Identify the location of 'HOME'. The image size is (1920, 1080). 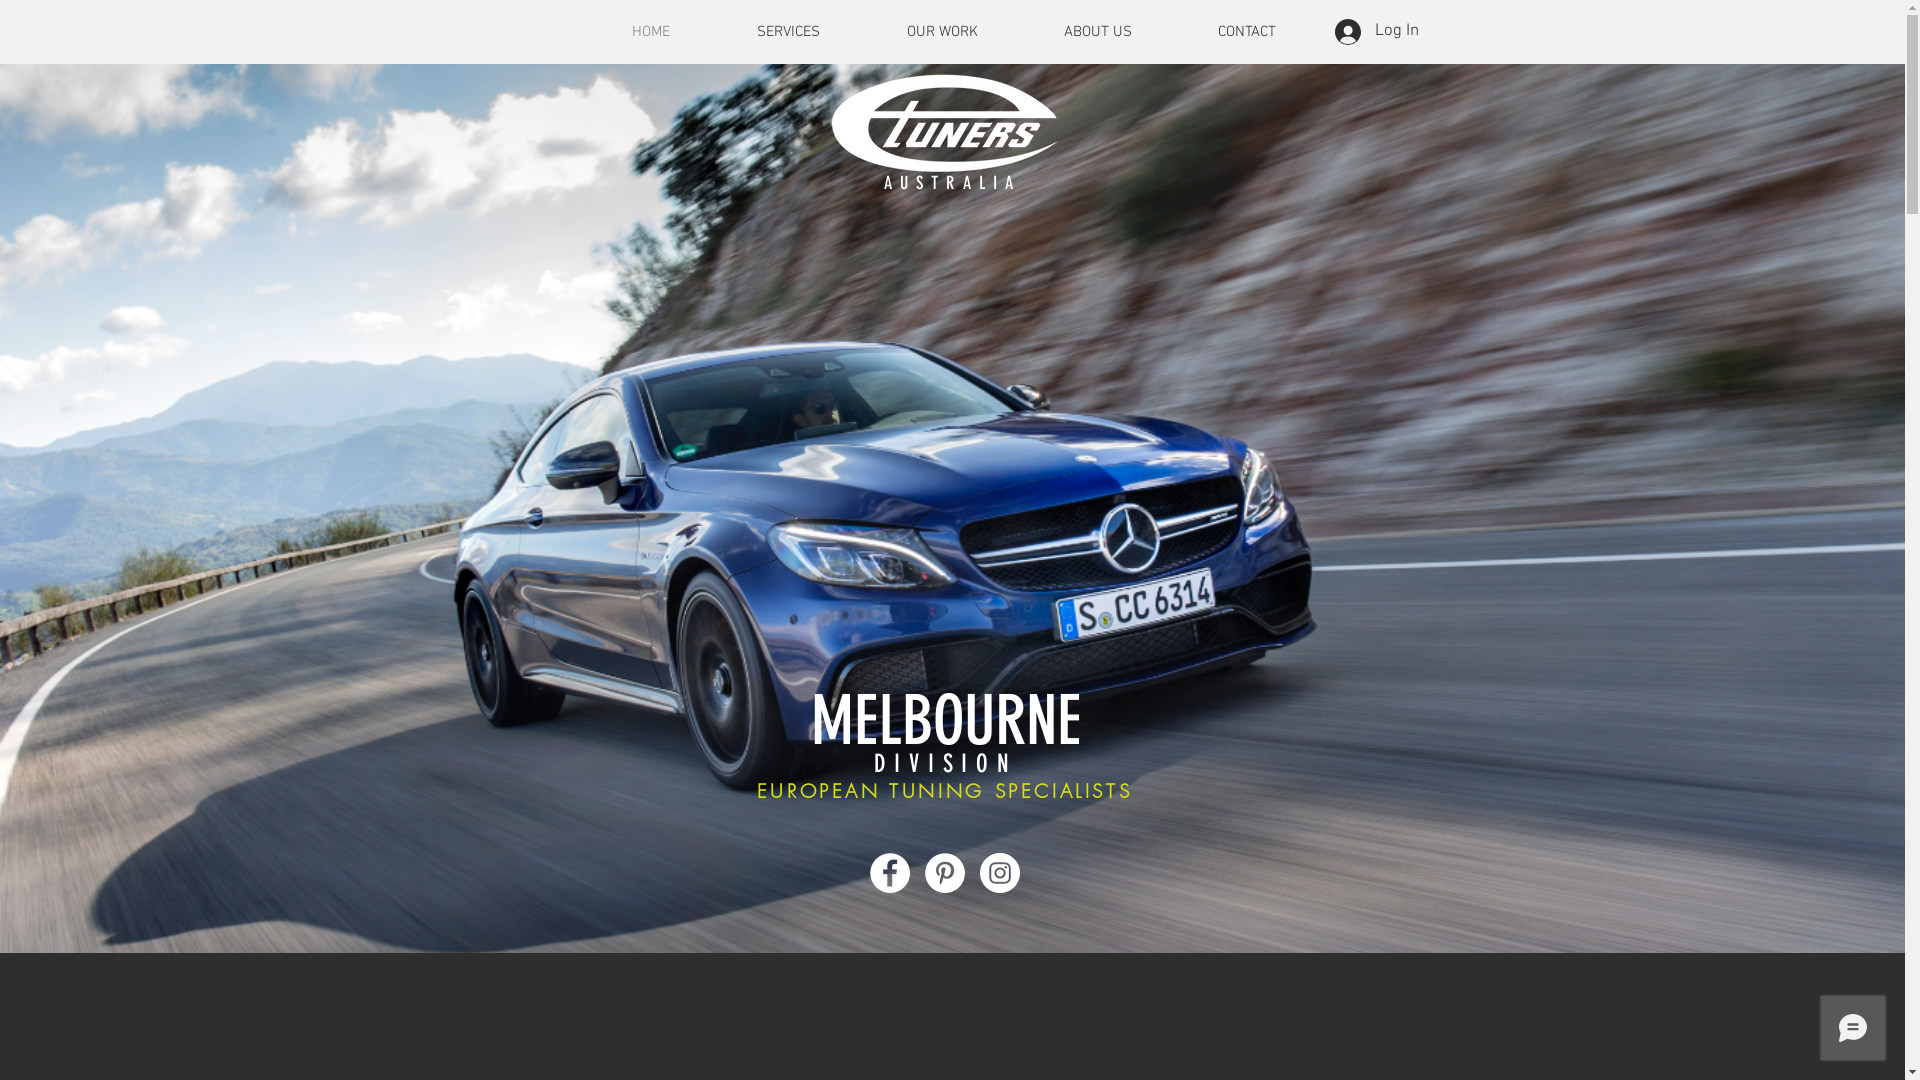
(650, 31).